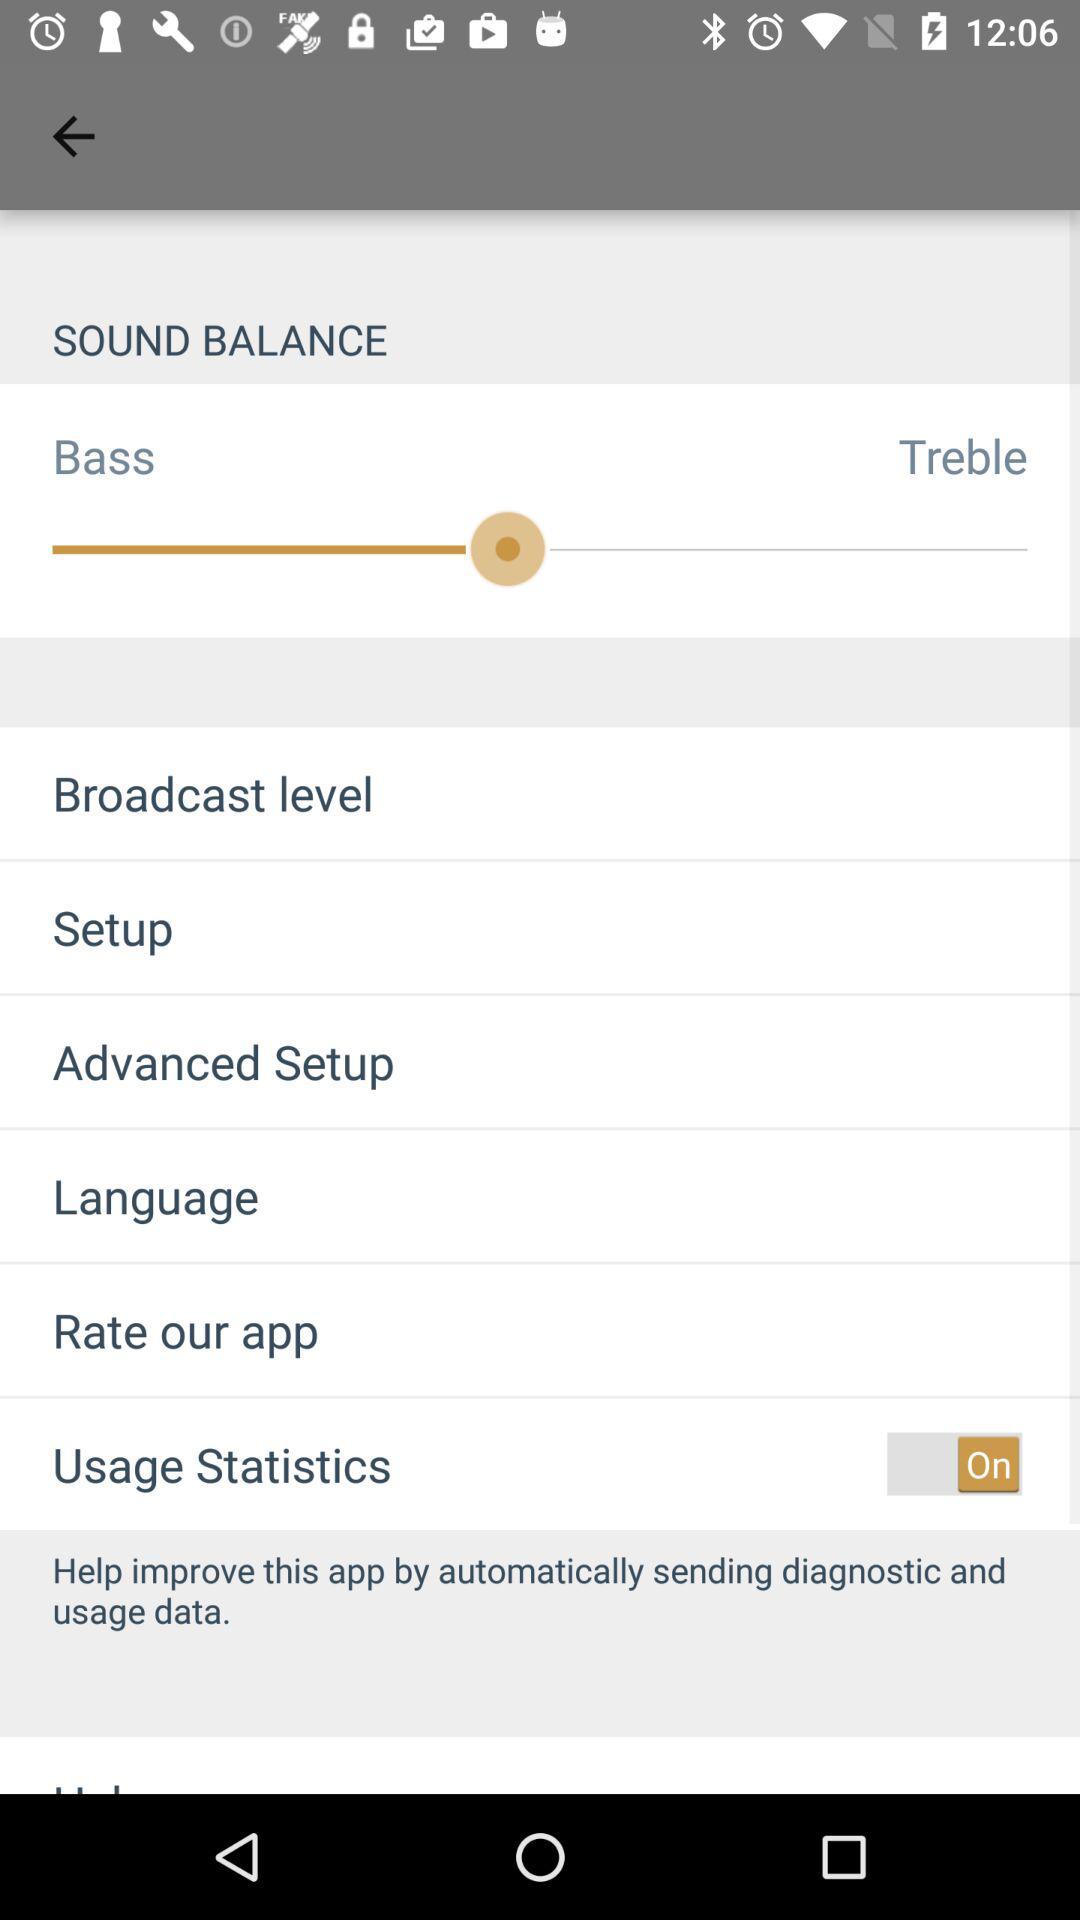  What do you see at coordinates (540, 1588) in the screenshot?
I see `the help improve this item` at bounding box center [540, 1588].